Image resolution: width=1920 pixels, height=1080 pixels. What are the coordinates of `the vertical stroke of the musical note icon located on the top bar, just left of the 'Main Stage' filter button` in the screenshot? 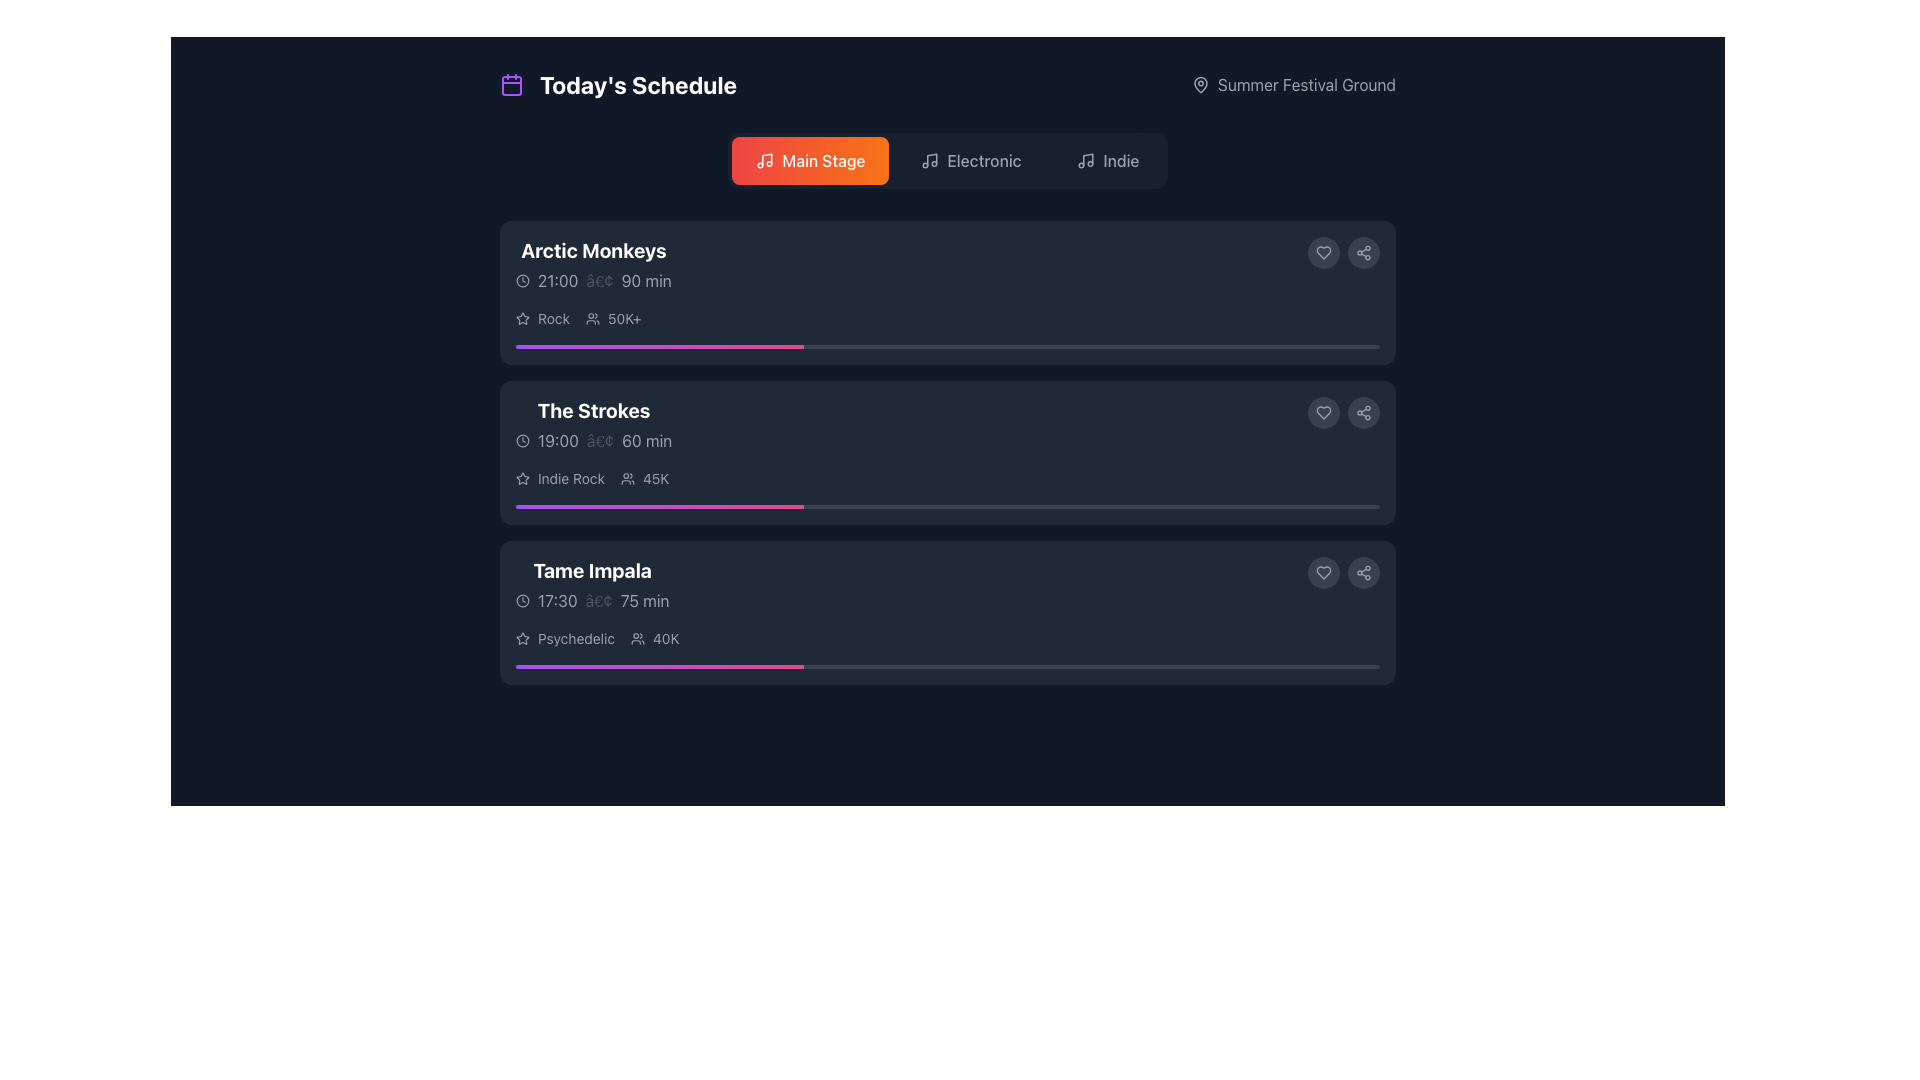 It's located at (766, 158).